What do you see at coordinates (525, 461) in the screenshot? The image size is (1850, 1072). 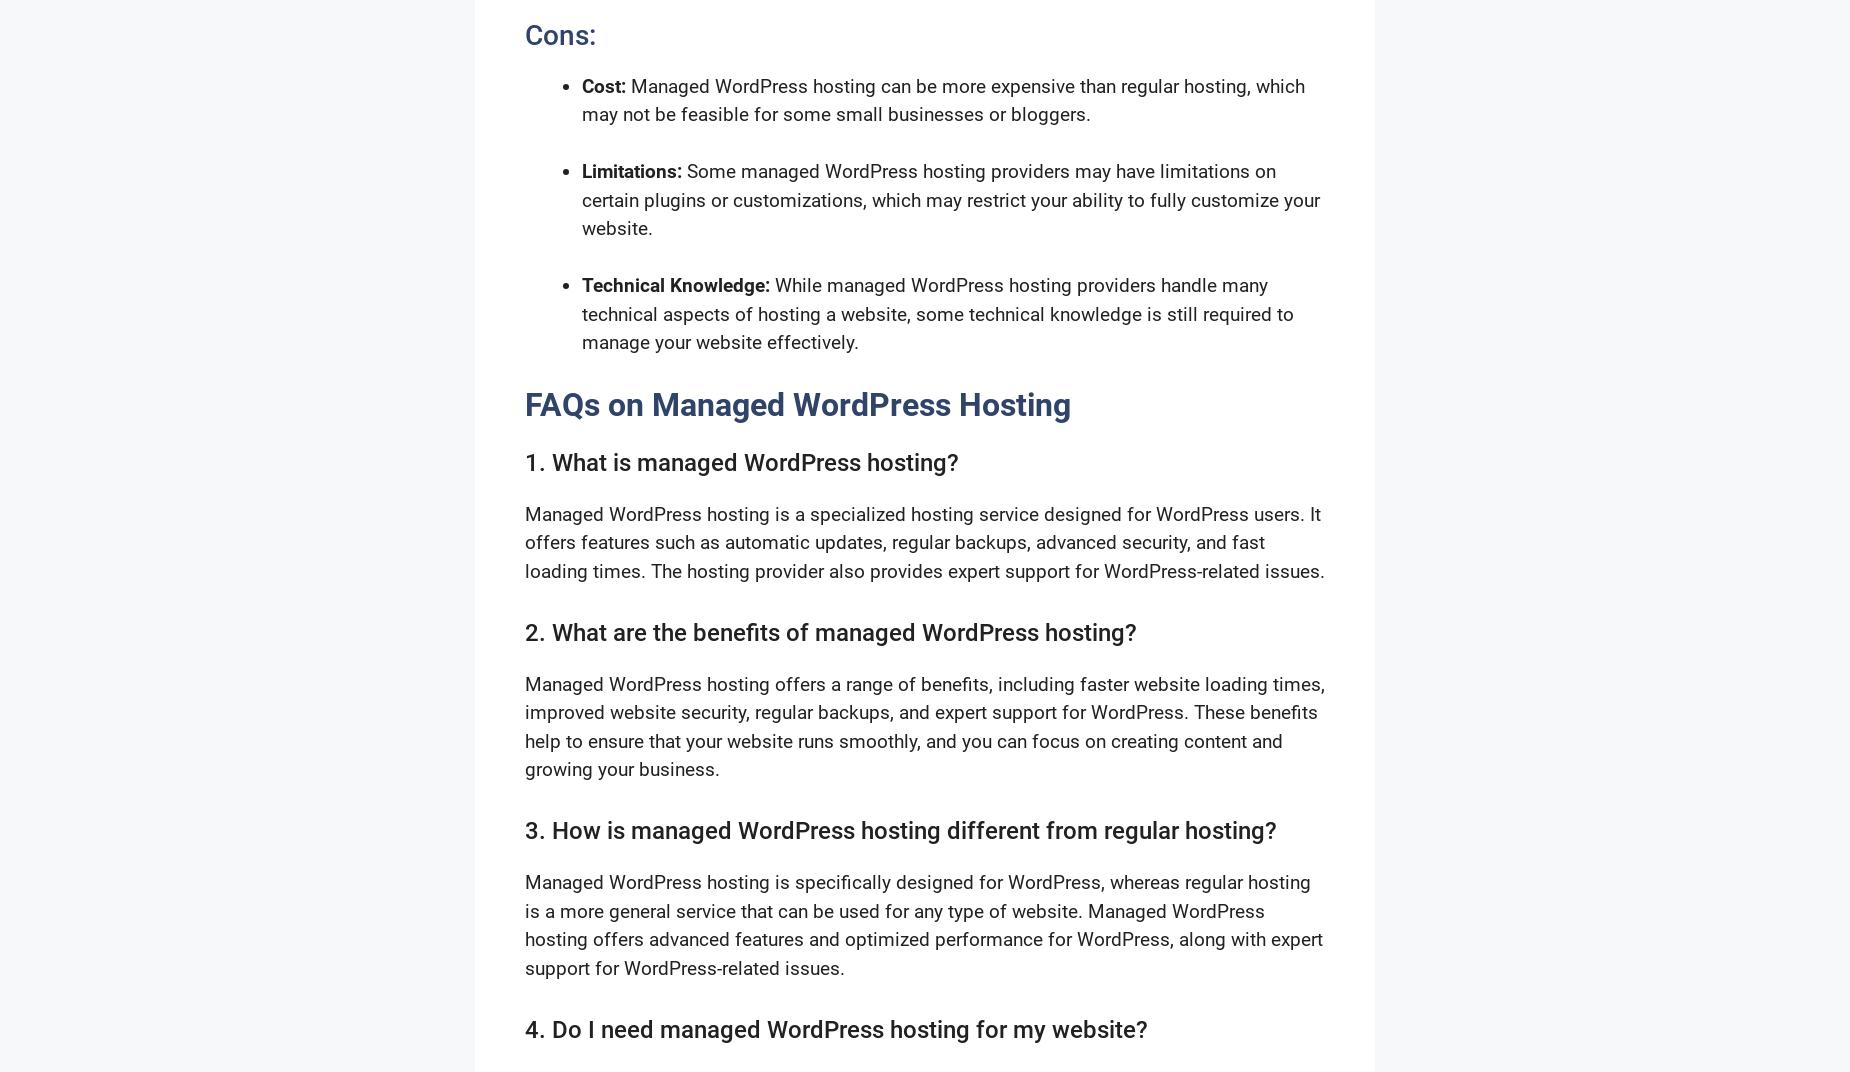 I see `'1. What is managed WordPress hosting?'` at bounding box center [525, 461].